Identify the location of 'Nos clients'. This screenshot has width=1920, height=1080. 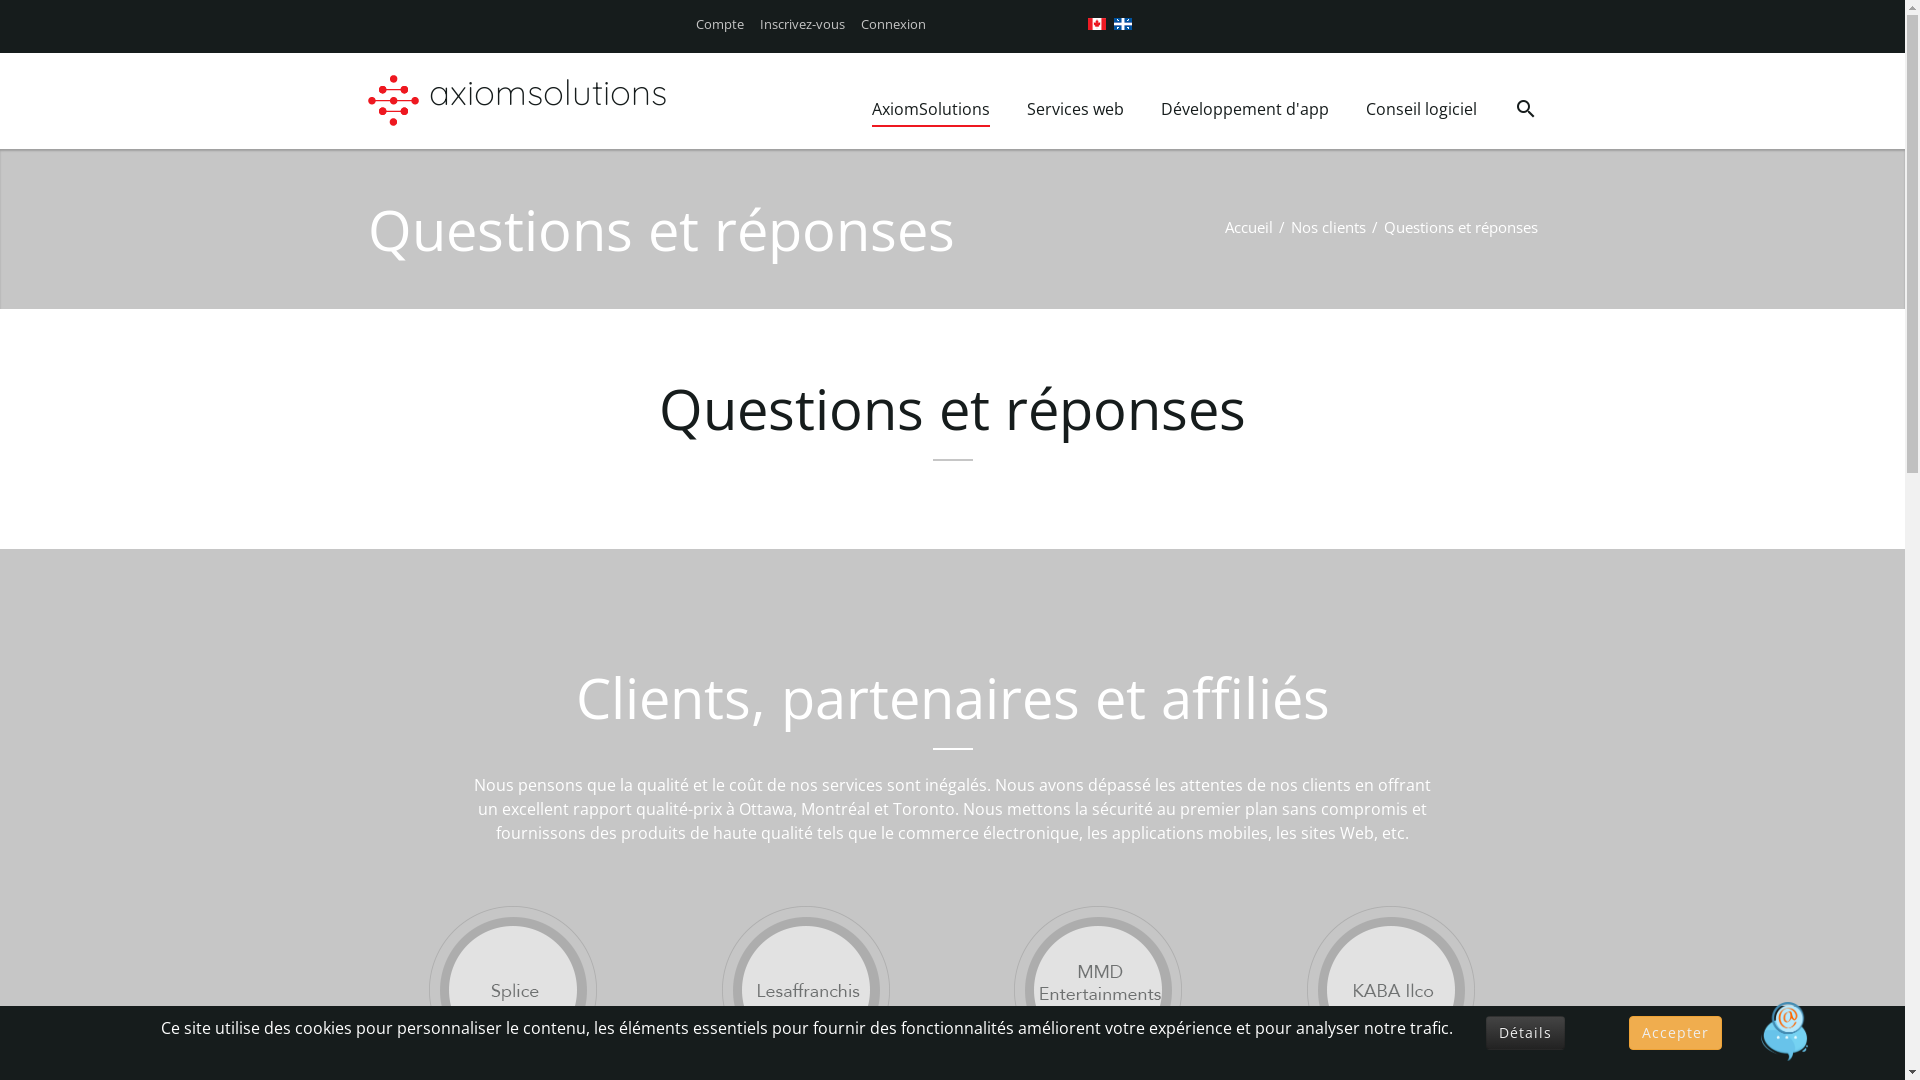
(1327, 226).